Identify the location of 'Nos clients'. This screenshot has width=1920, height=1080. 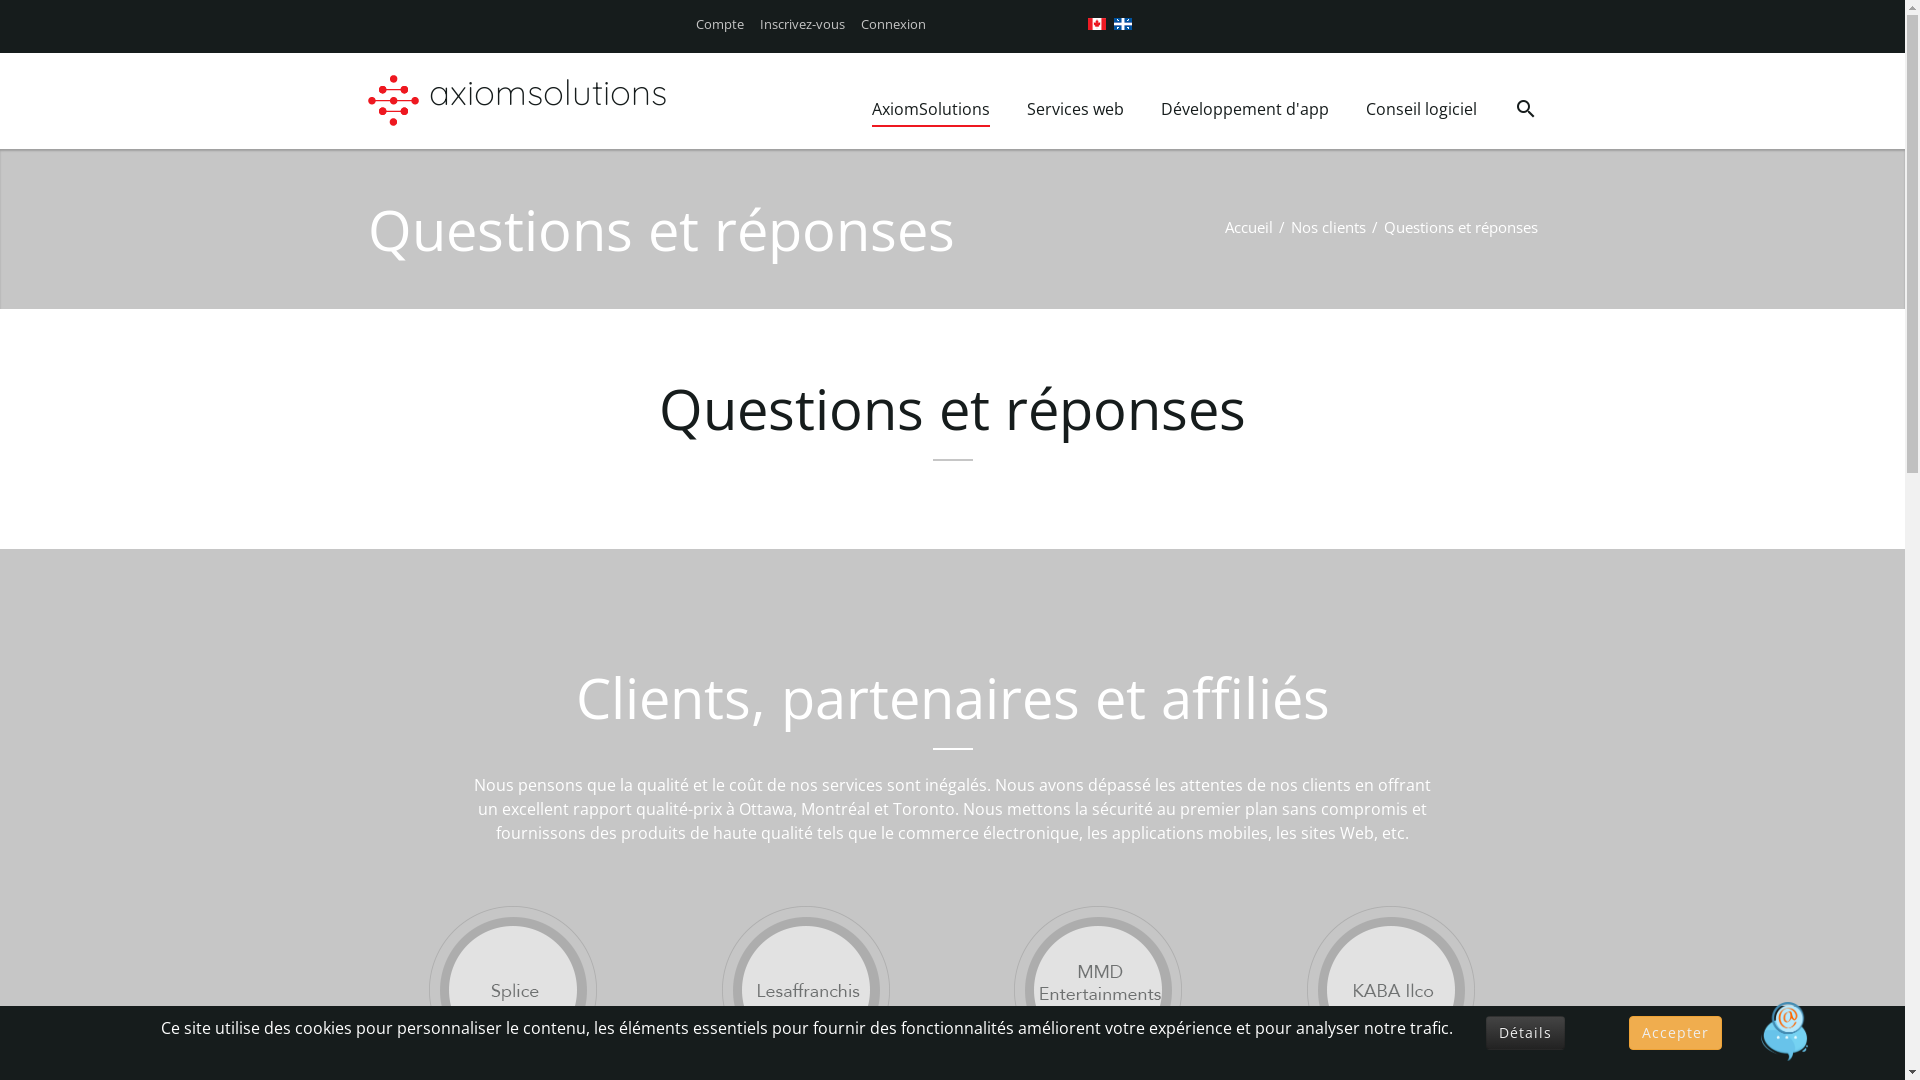
(1327, 226).